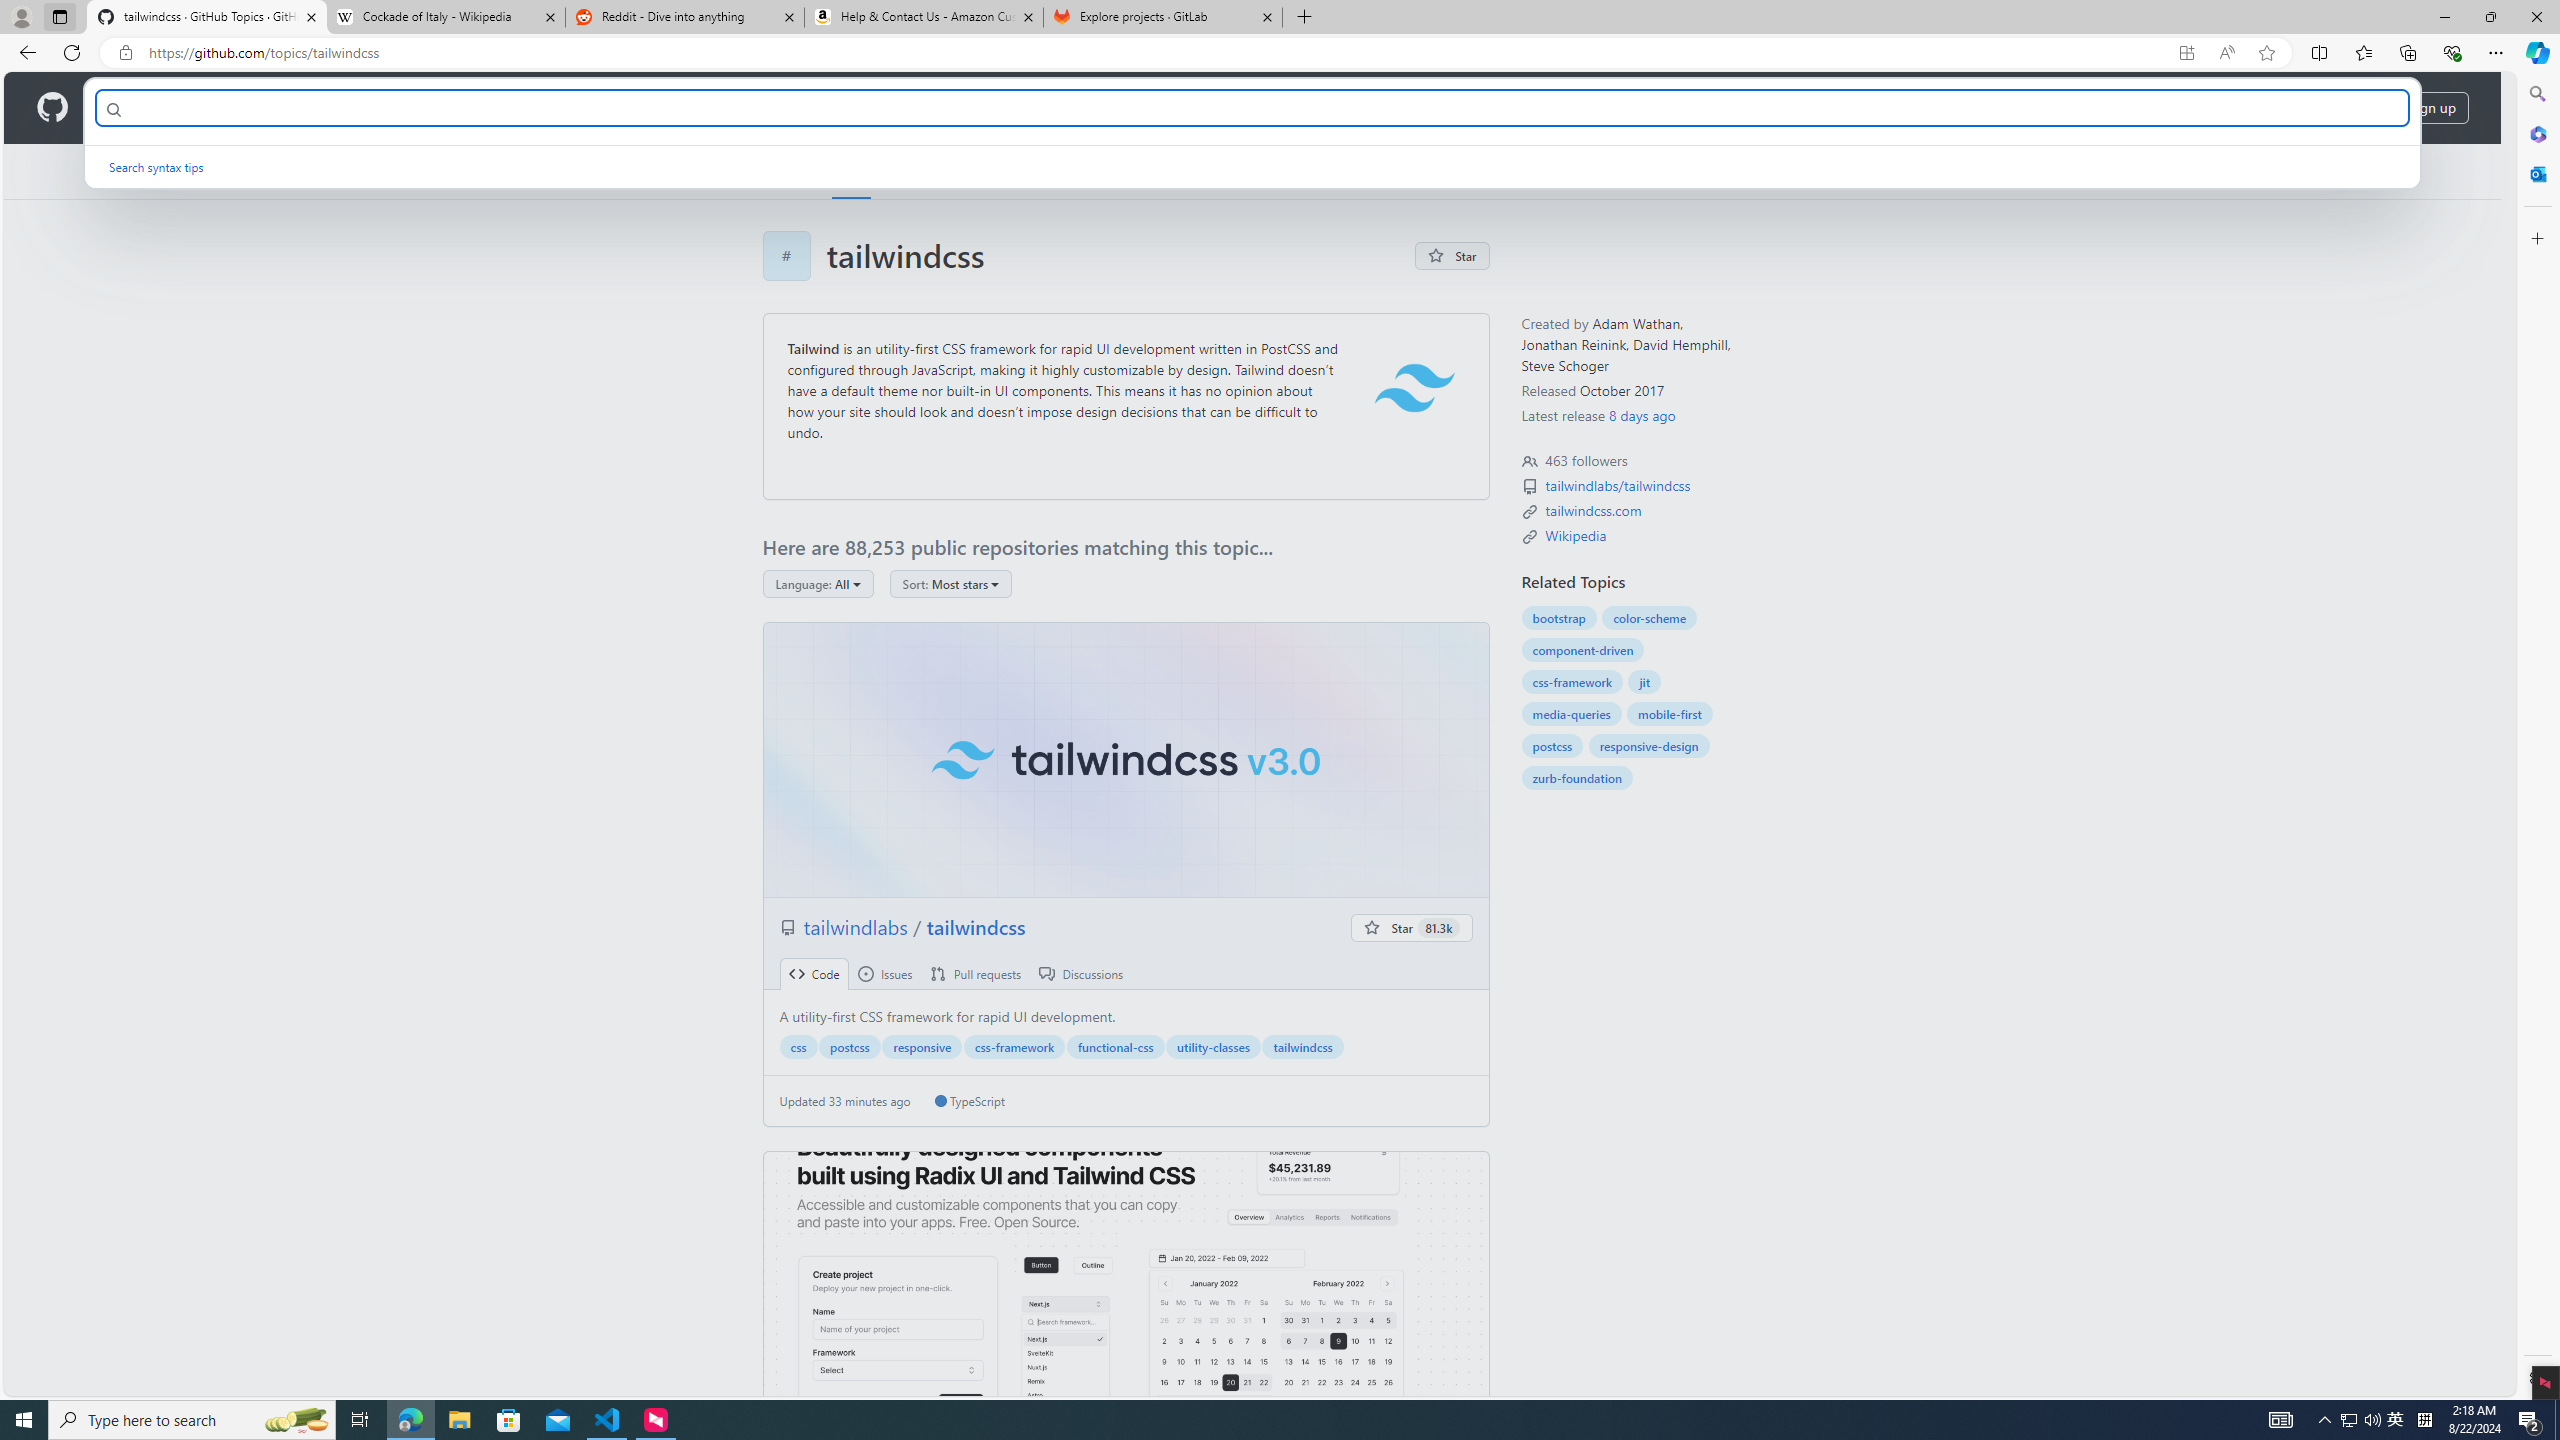 The width and height of the screenshot is (2560, 1440). I want to click on 'Solutions', so click(224, 107).